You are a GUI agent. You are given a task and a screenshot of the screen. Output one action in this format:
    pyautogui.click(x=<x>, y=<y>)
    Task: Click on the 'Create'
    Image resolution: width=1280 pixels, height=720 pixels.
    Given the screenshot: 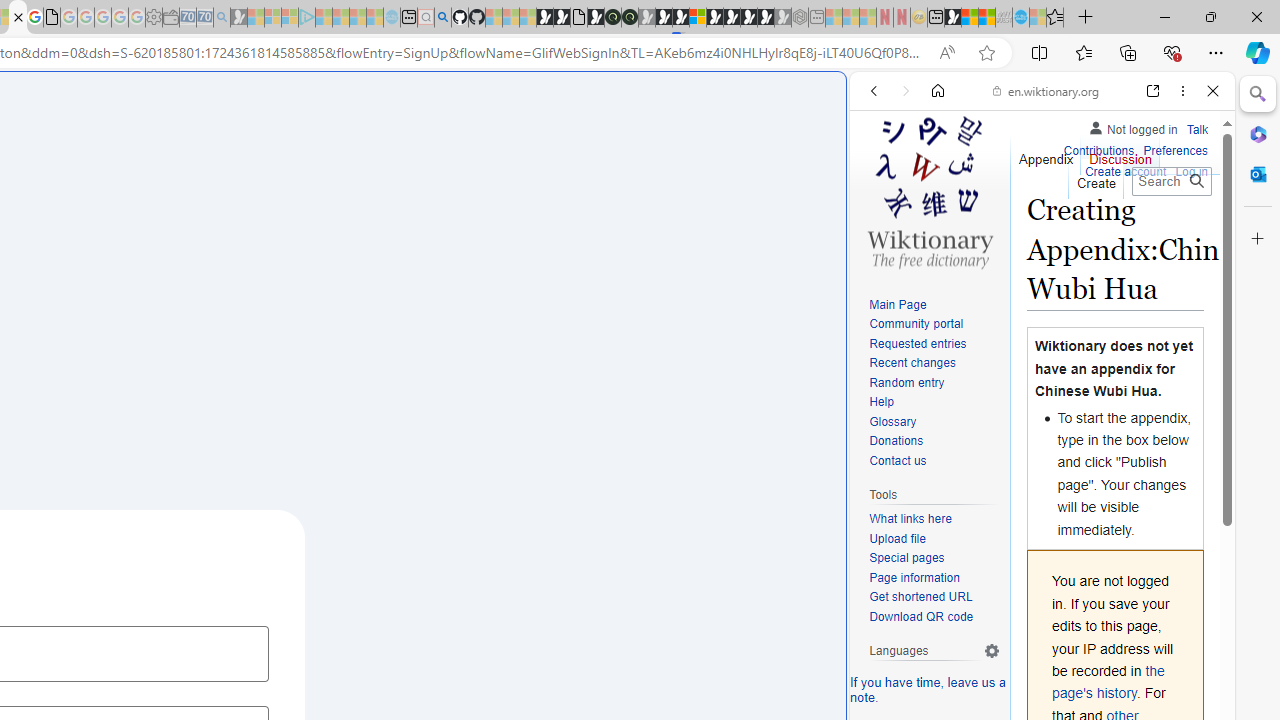 What is the action you would take?
    pyautogui.click(x=1094, y=177)
    